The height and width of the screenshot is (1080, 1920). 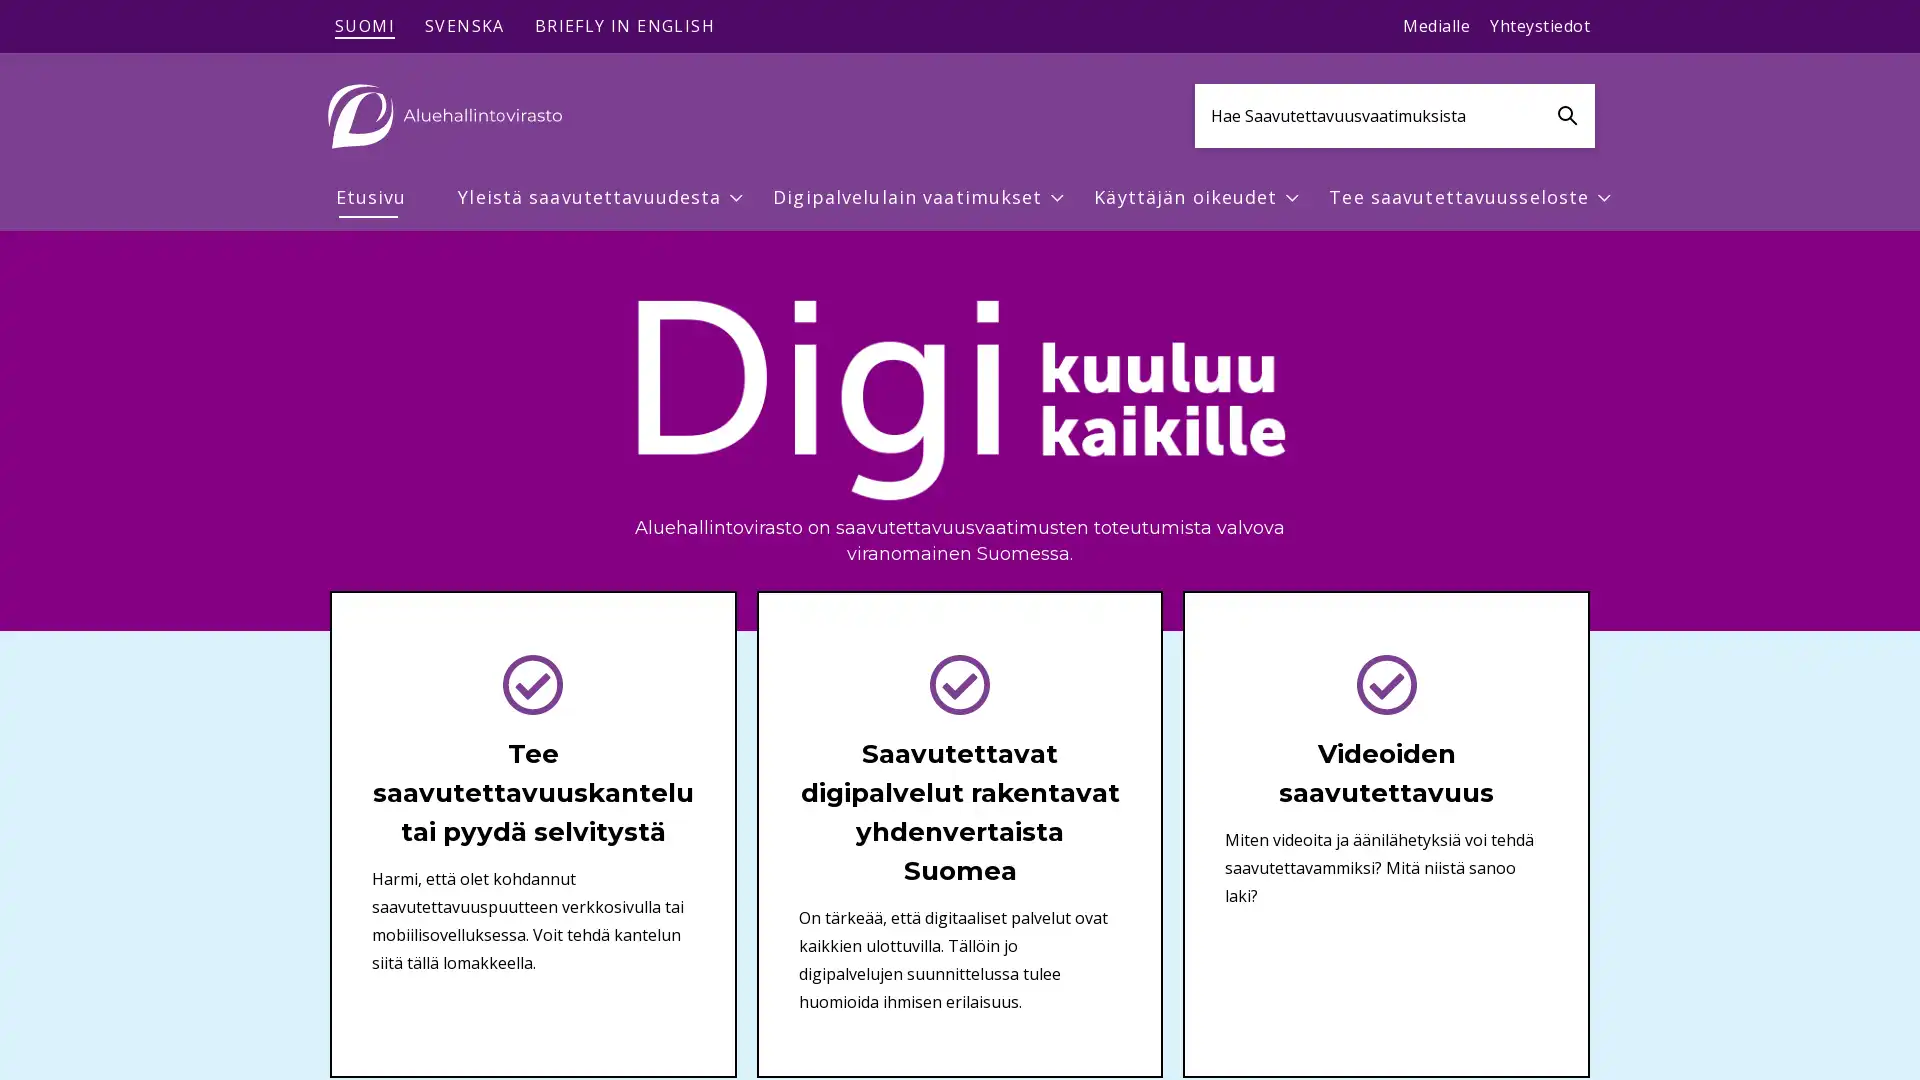 What do you see at coordinates (736, 197) in the screenshot?
I see `Alavalikko sivulle Yleista saavutettavuudesta` at bounding box center [736, 197].